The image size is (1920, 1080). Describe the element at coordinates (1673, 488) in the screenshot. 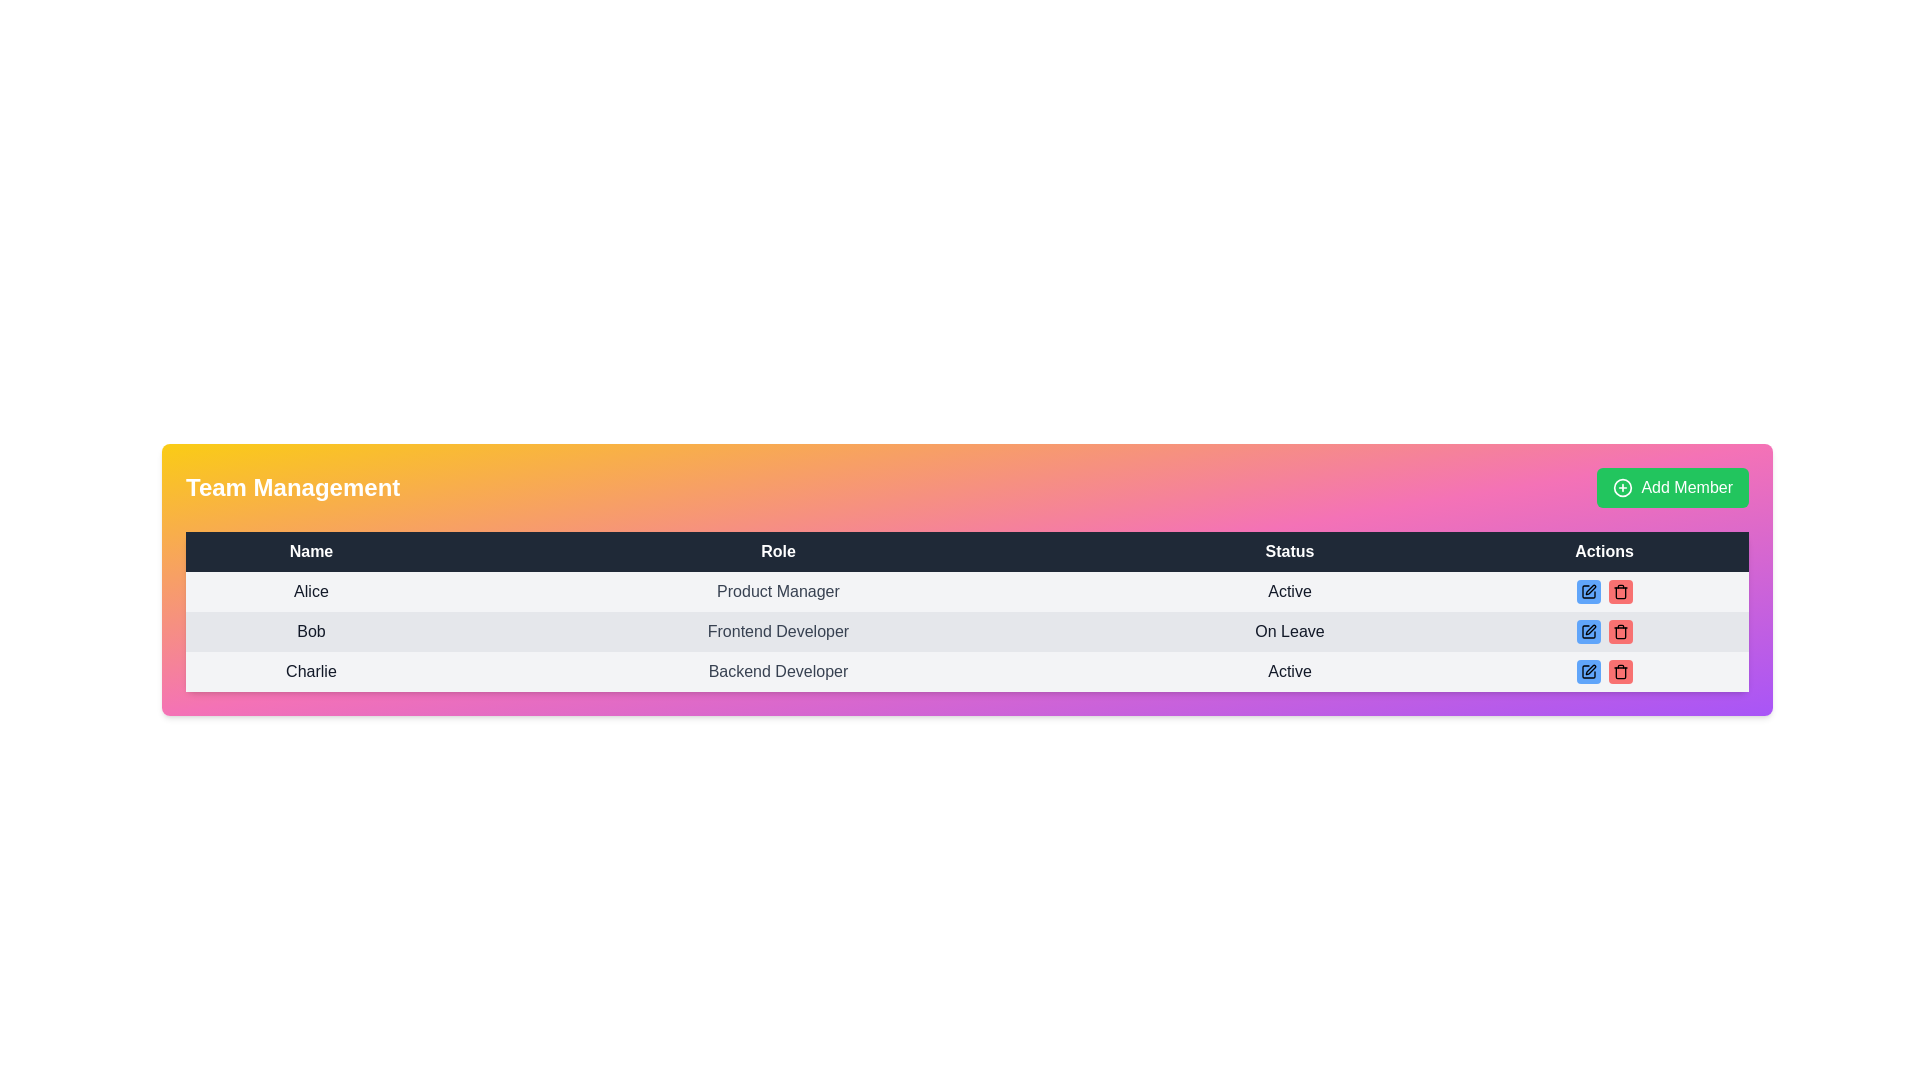

I see `the green 'Add Member' button with a plus icon located on the right side of the 'Team Management' header` at that location.